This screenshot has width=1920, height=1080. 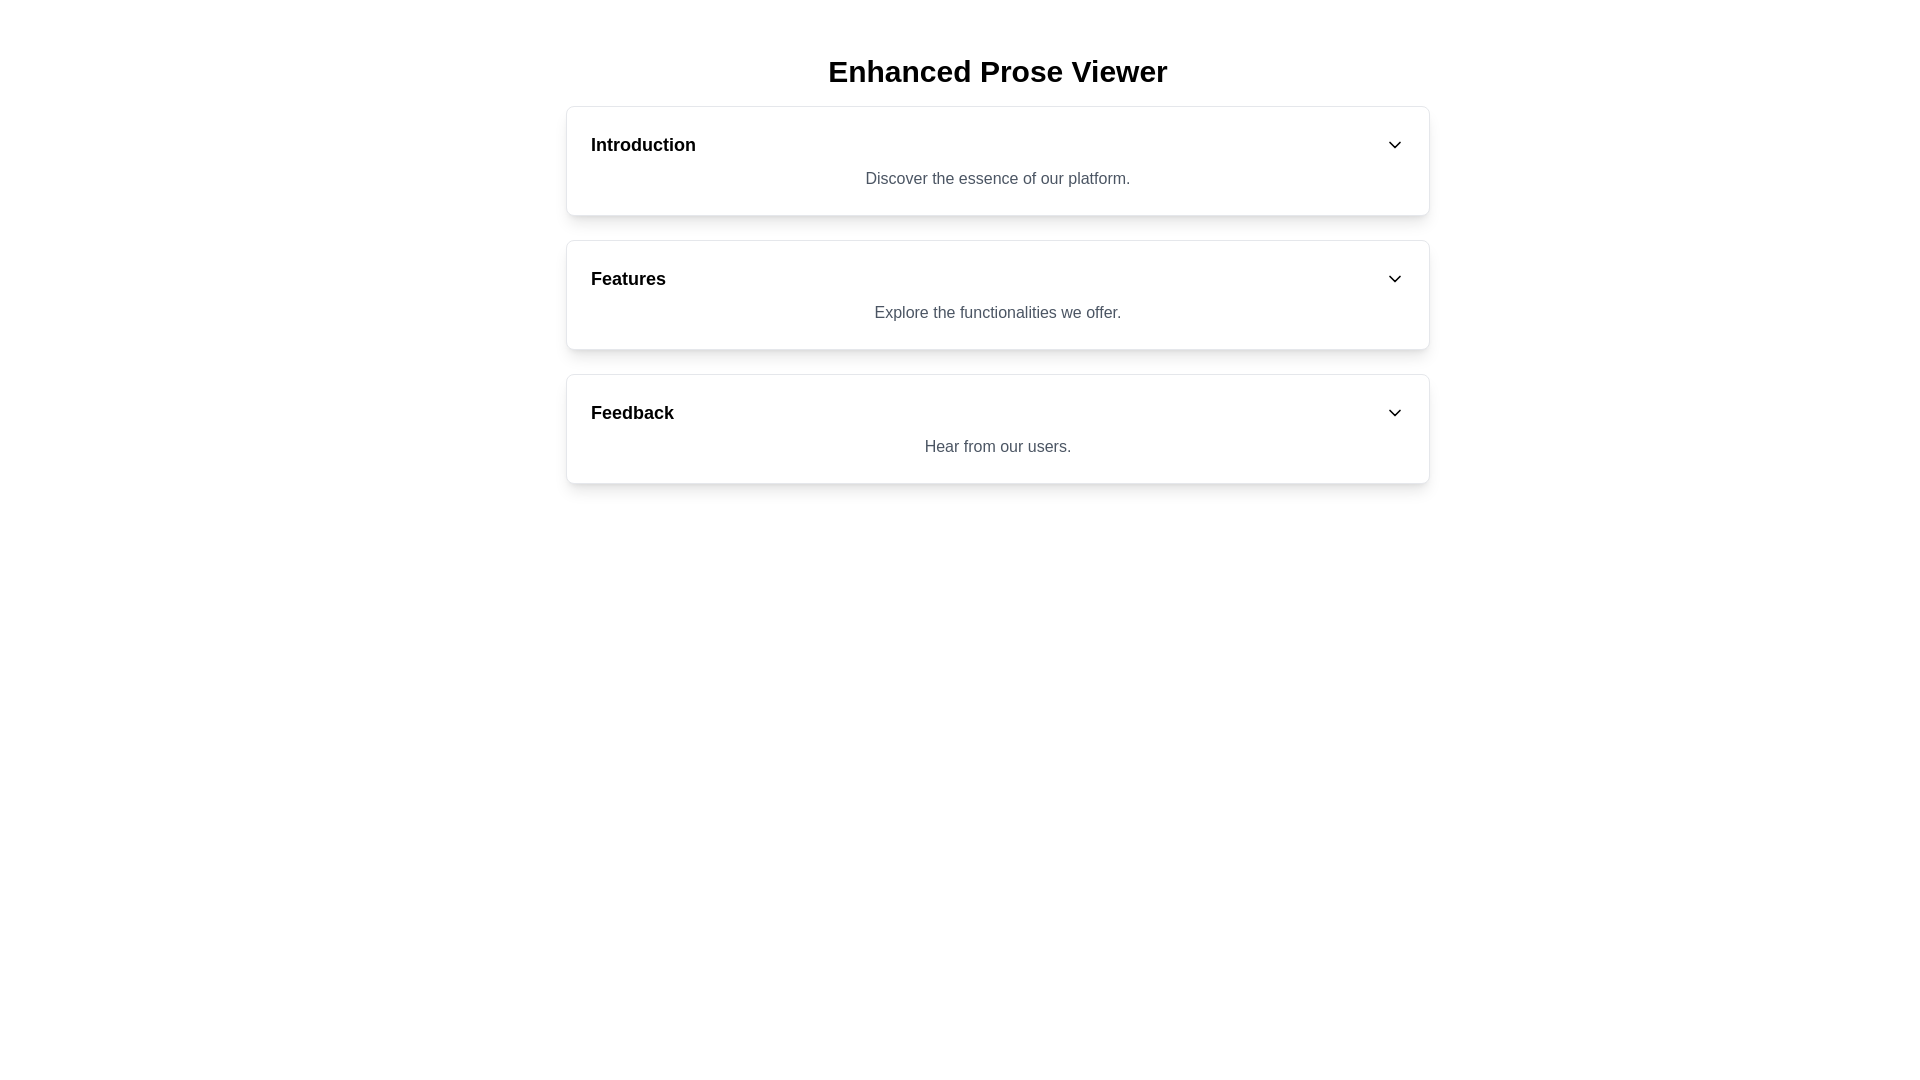 I want to click on the third expandable section under the 'Enhanced Prose Viewer', so click(x=998, y=427).